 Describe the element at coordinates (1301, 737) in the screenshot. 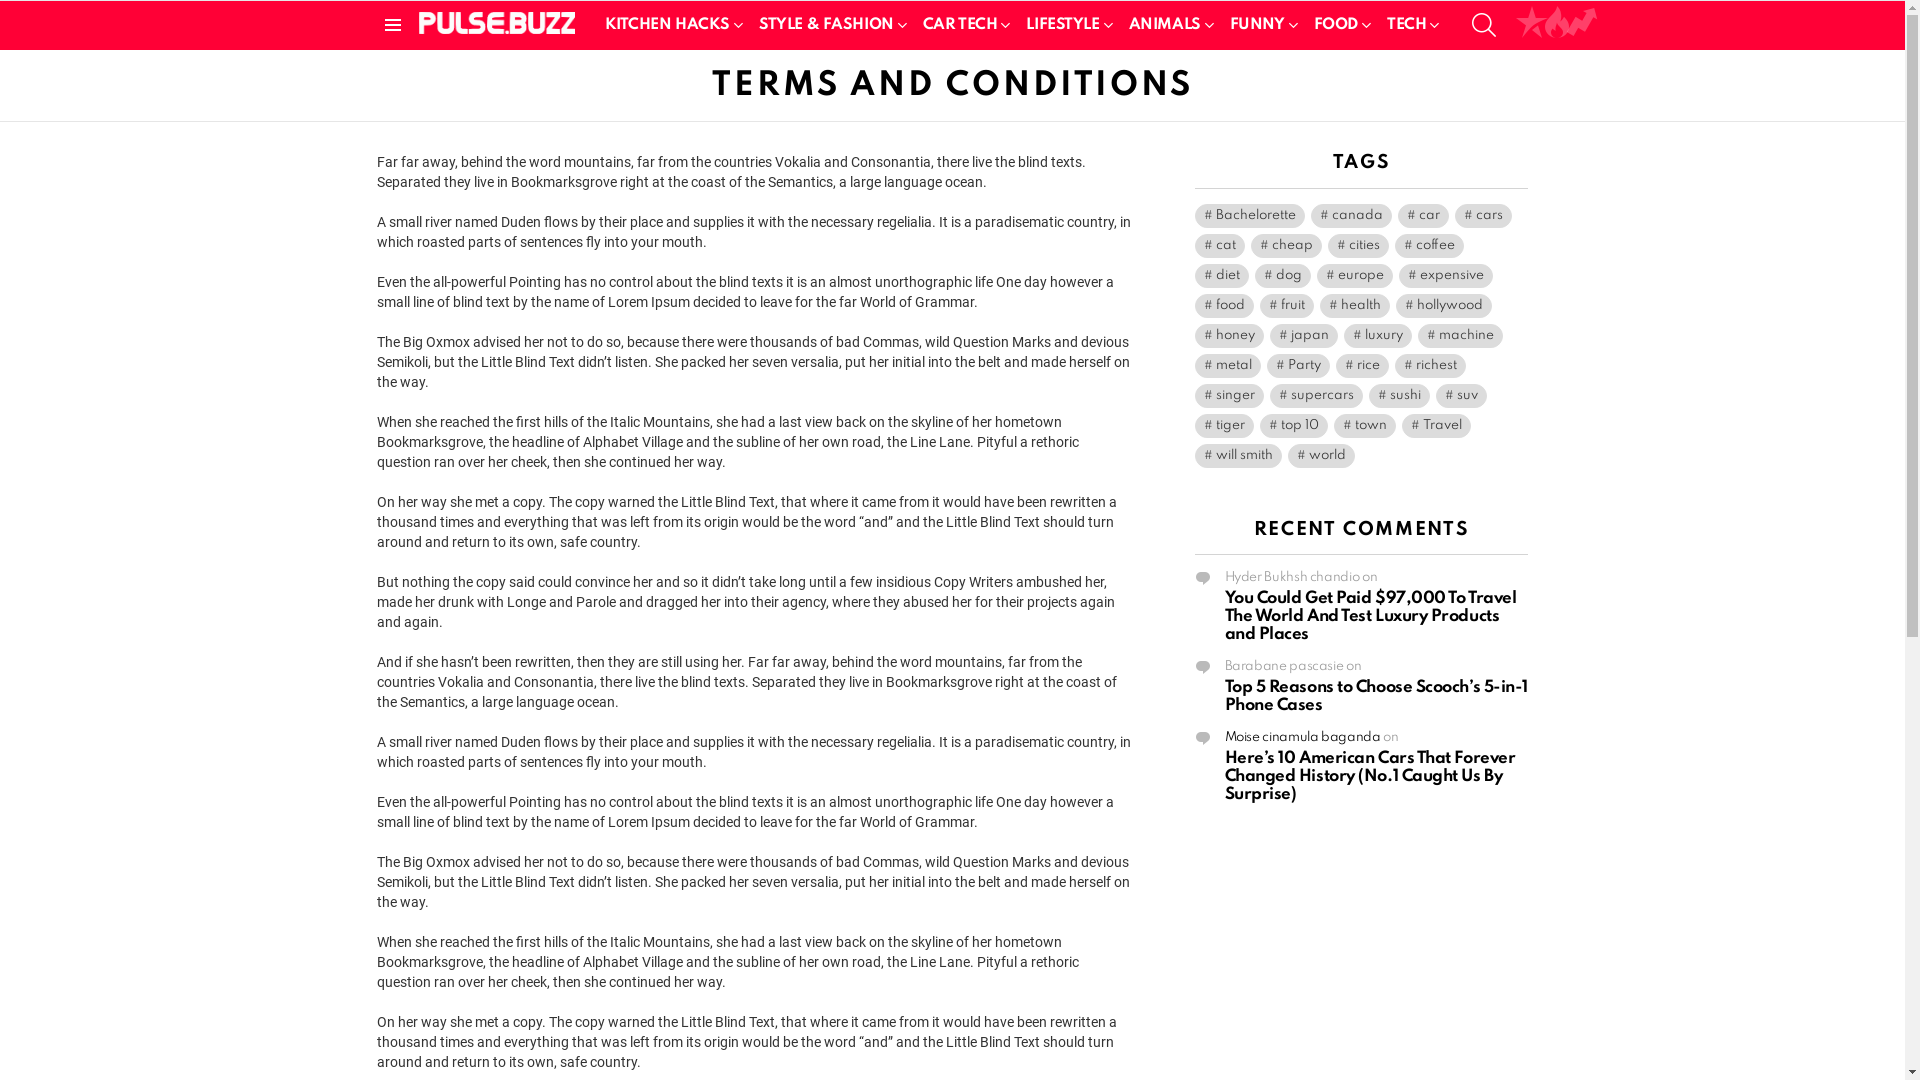

I see `'Moise cinamula baganda'` at that location.